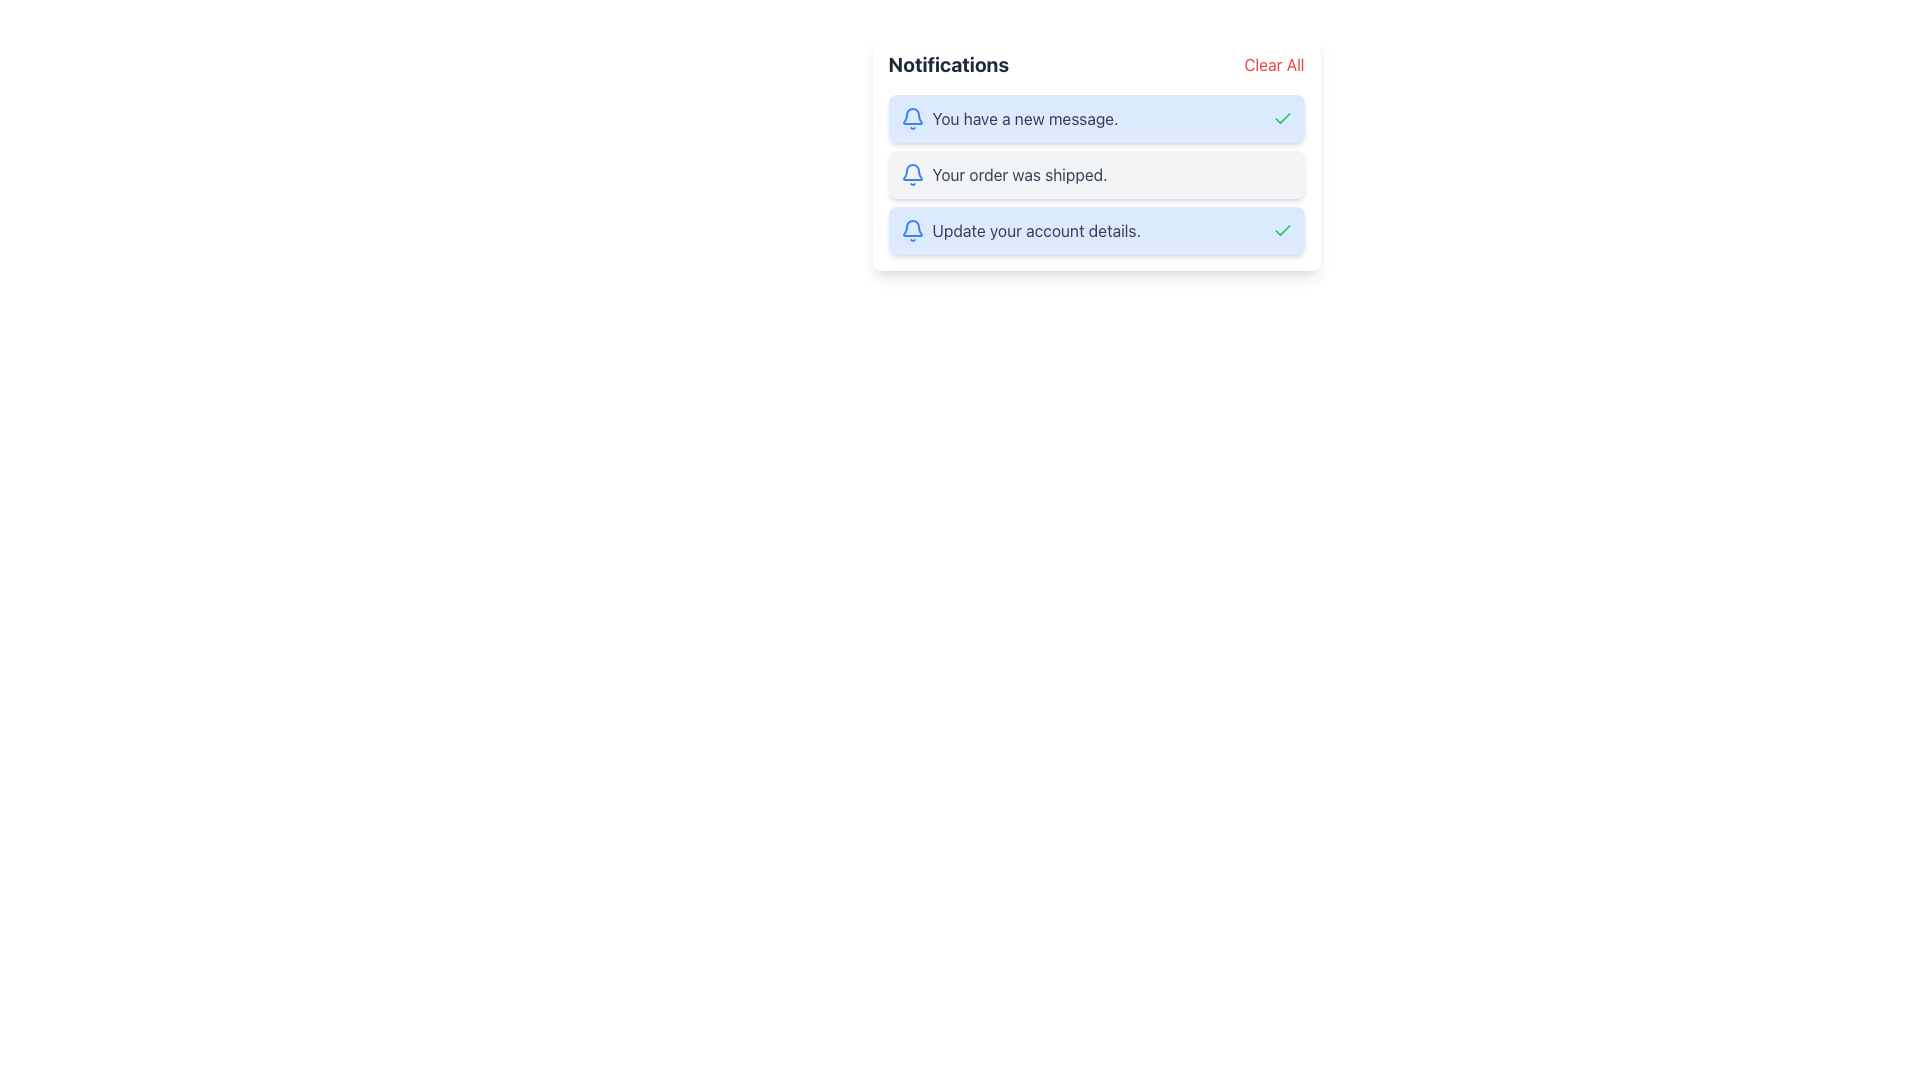  What do you see at coordinates (1273, 64) in the screenshot?
I see `the 'Clear All' button, which is styled with a red font color and changes to a darker red on hover, located to the far right of the 'Notifications' header` at bounding box center [1273, 64].